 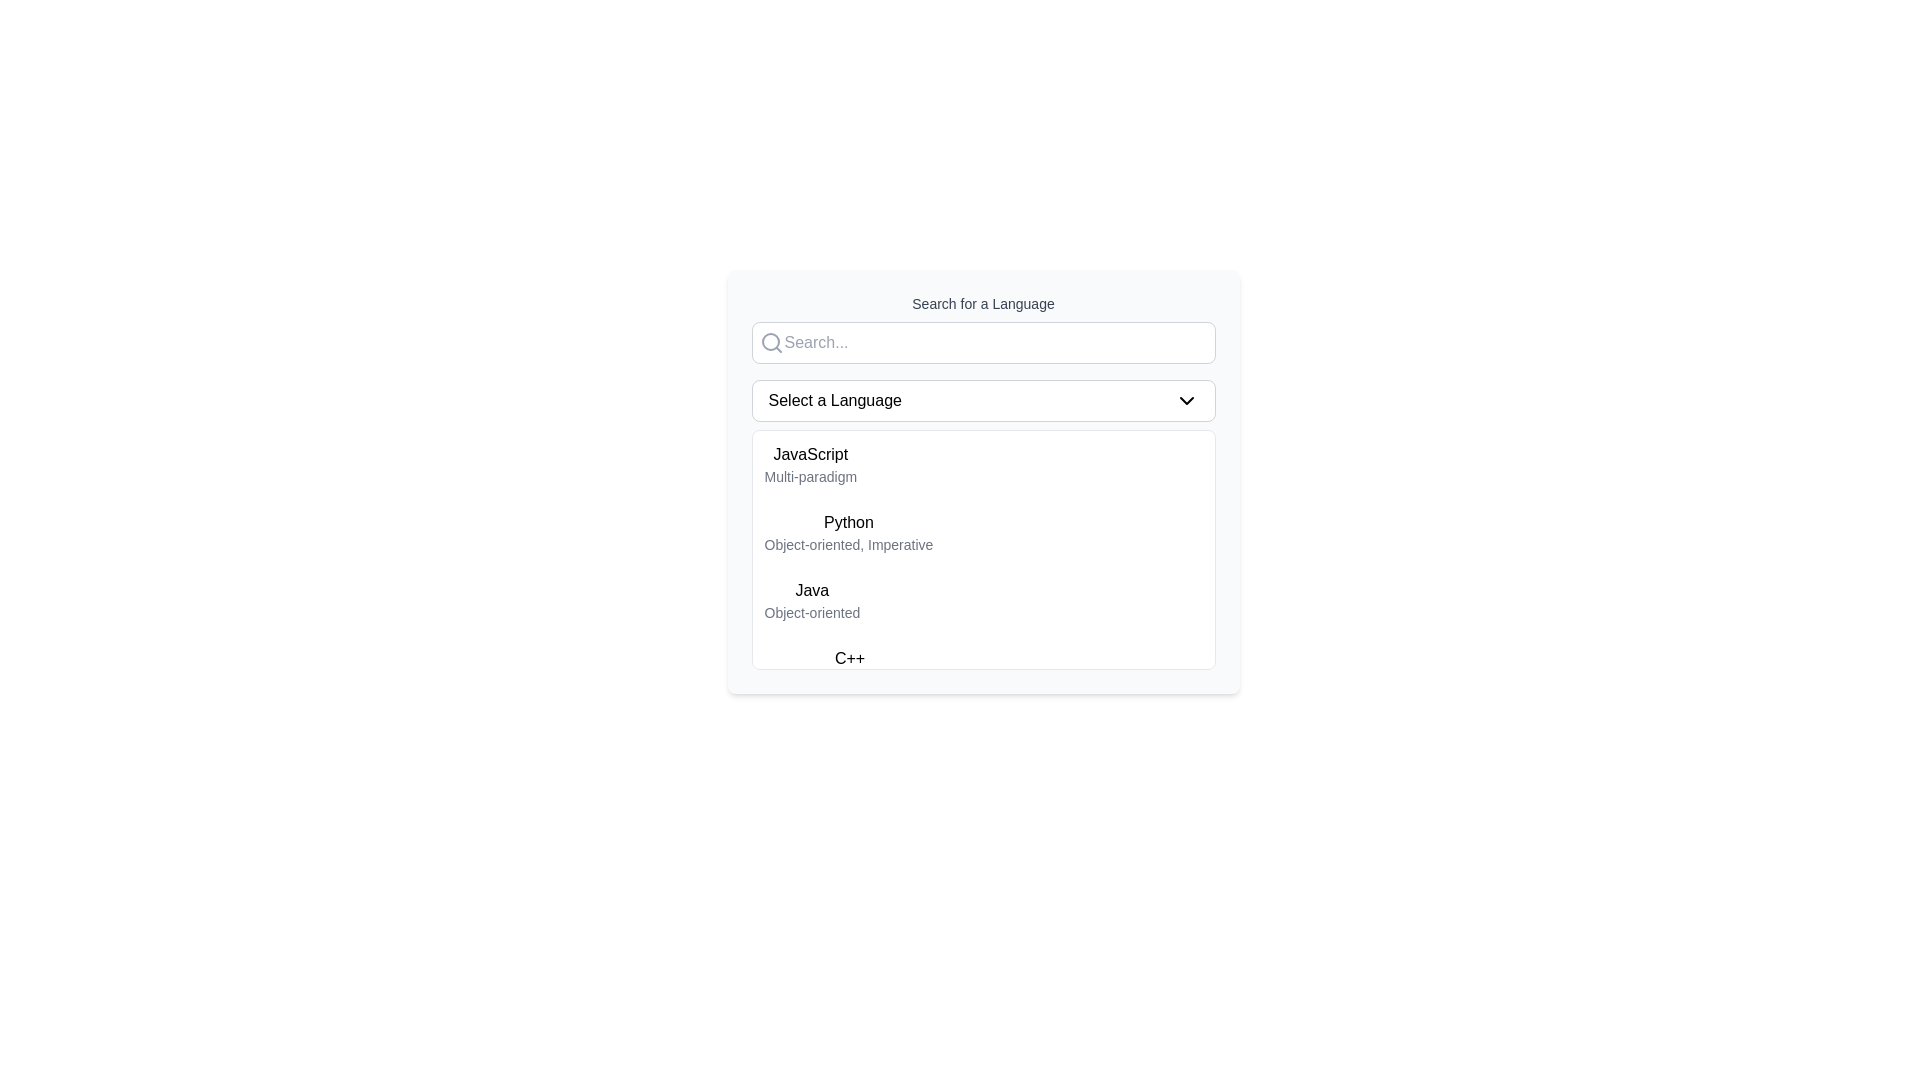 I want to click on the text label indicating the programming language 'C++' located in the fourth row of the dropdown selection menu, so click(x=850, y=659).